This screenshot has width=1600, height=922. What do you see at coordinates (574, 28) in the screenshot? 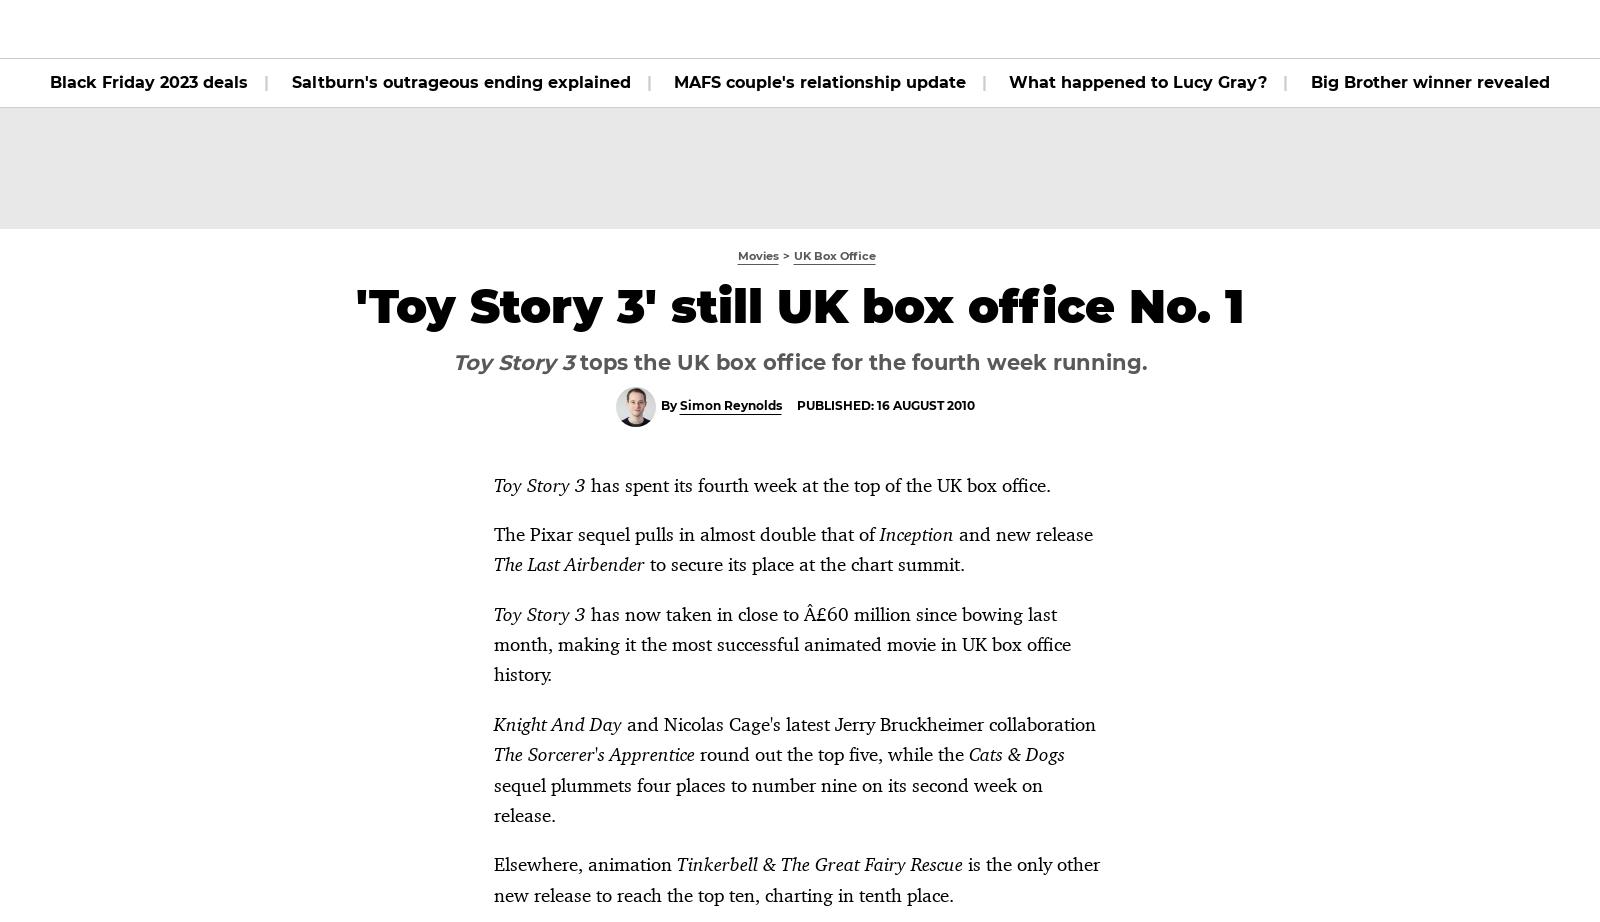
I see `'Soaps'` at bounding box center [574, 28].